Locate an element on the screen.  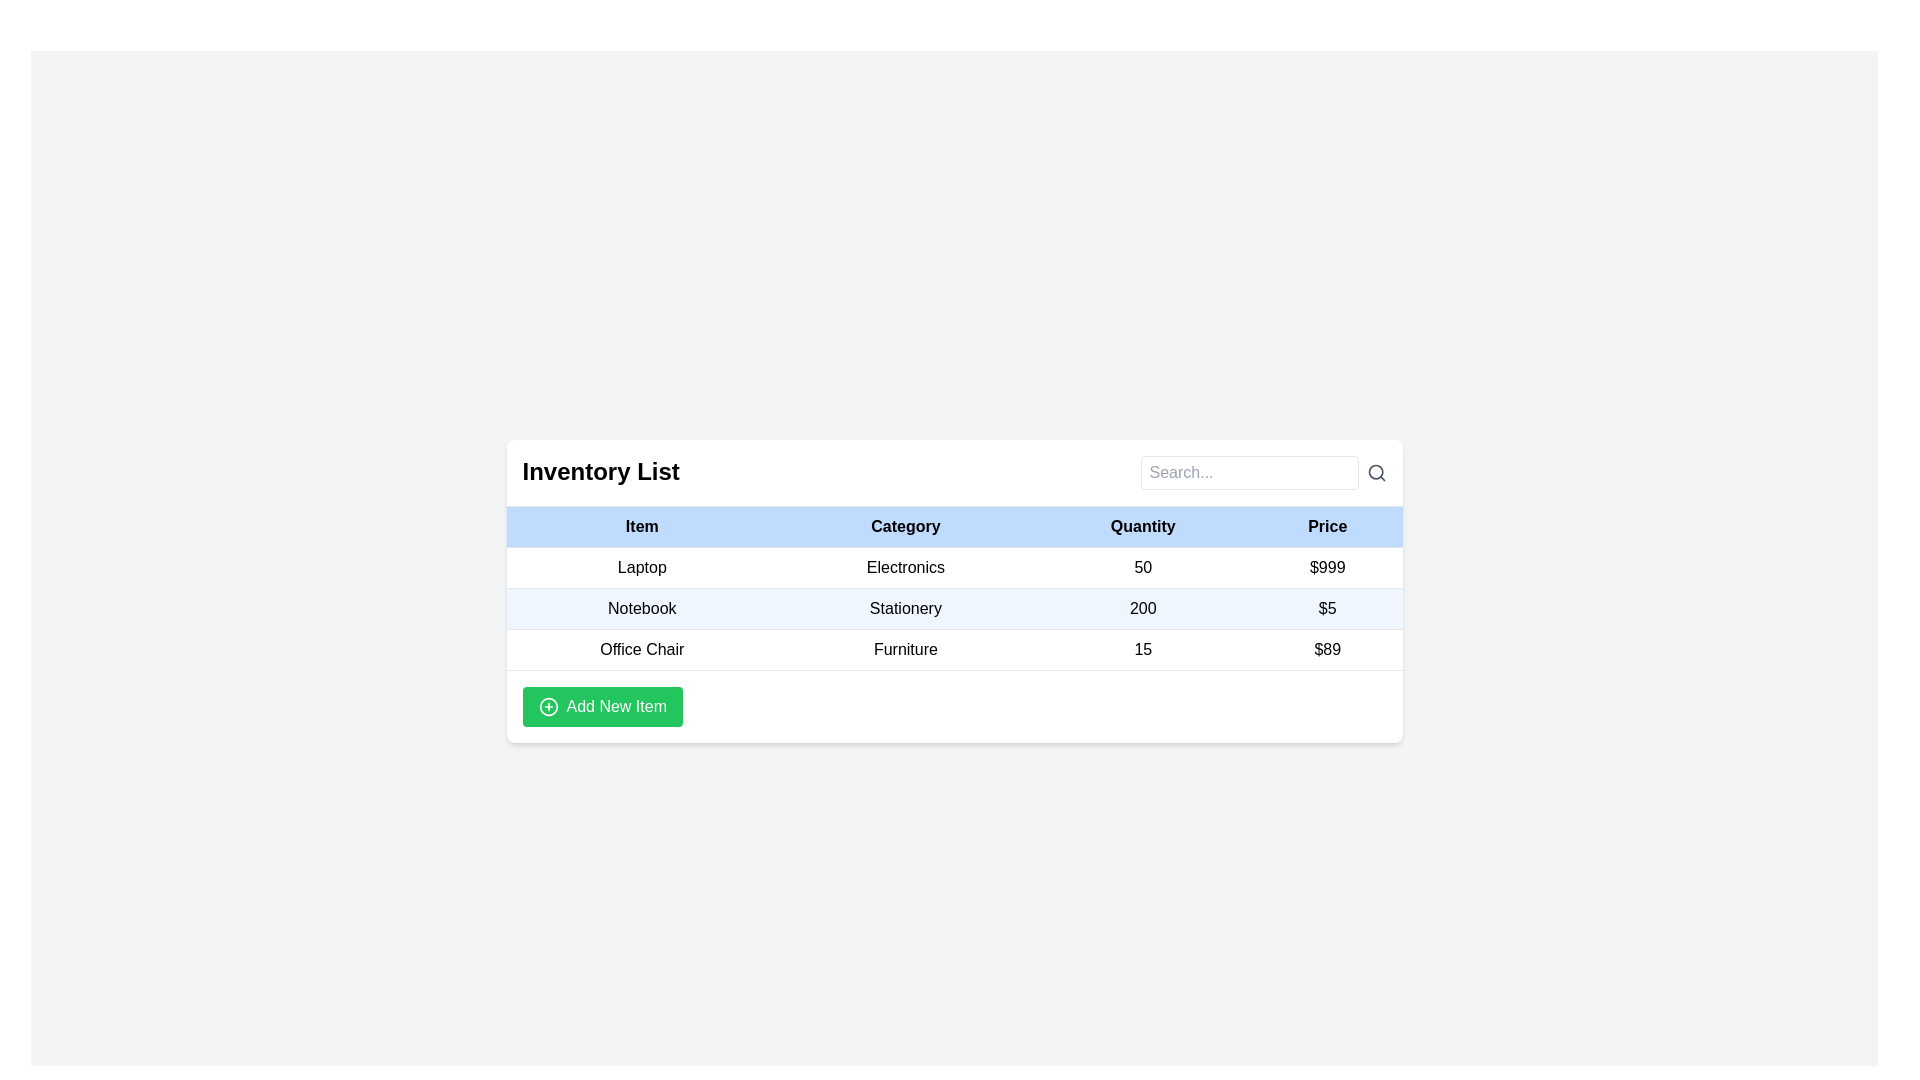
the 'Add New Item' button which contains the circular icon on its left side, visually indicating the addition operation is located at coordinates (548, 705).